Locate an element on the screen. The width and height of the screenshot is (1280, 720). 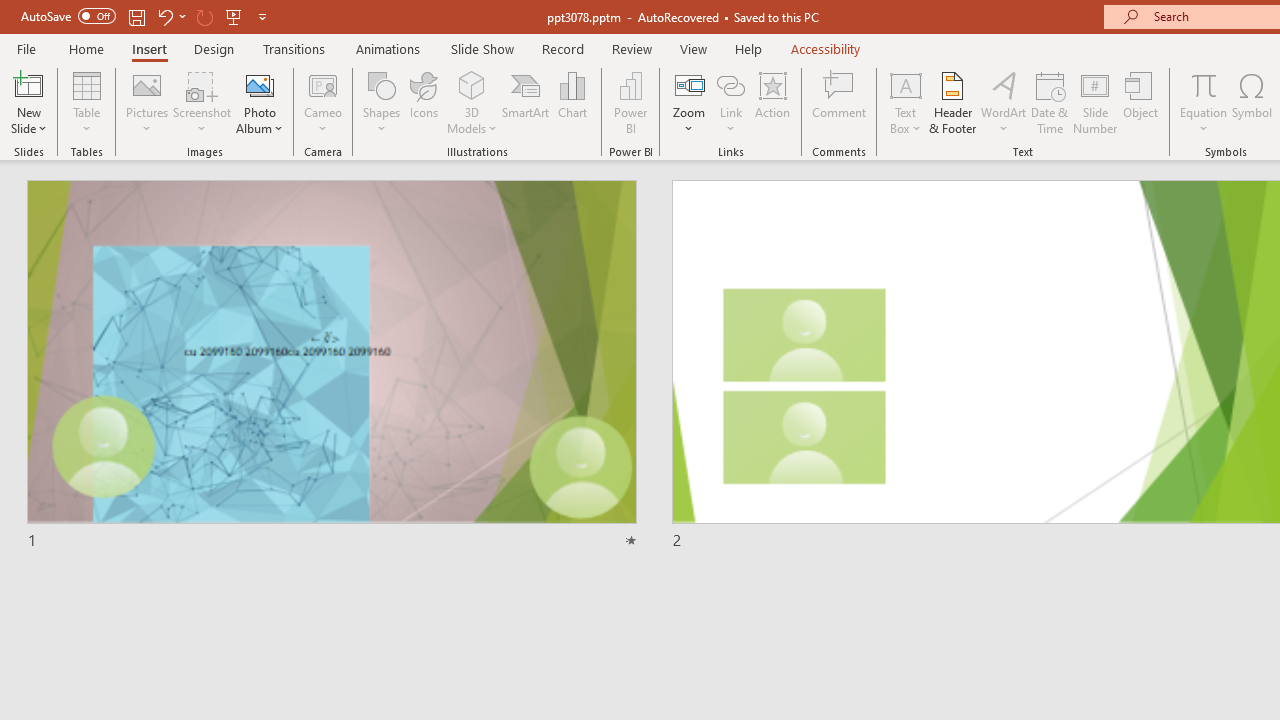
'Equation' is located at coordinates (1202, 84).